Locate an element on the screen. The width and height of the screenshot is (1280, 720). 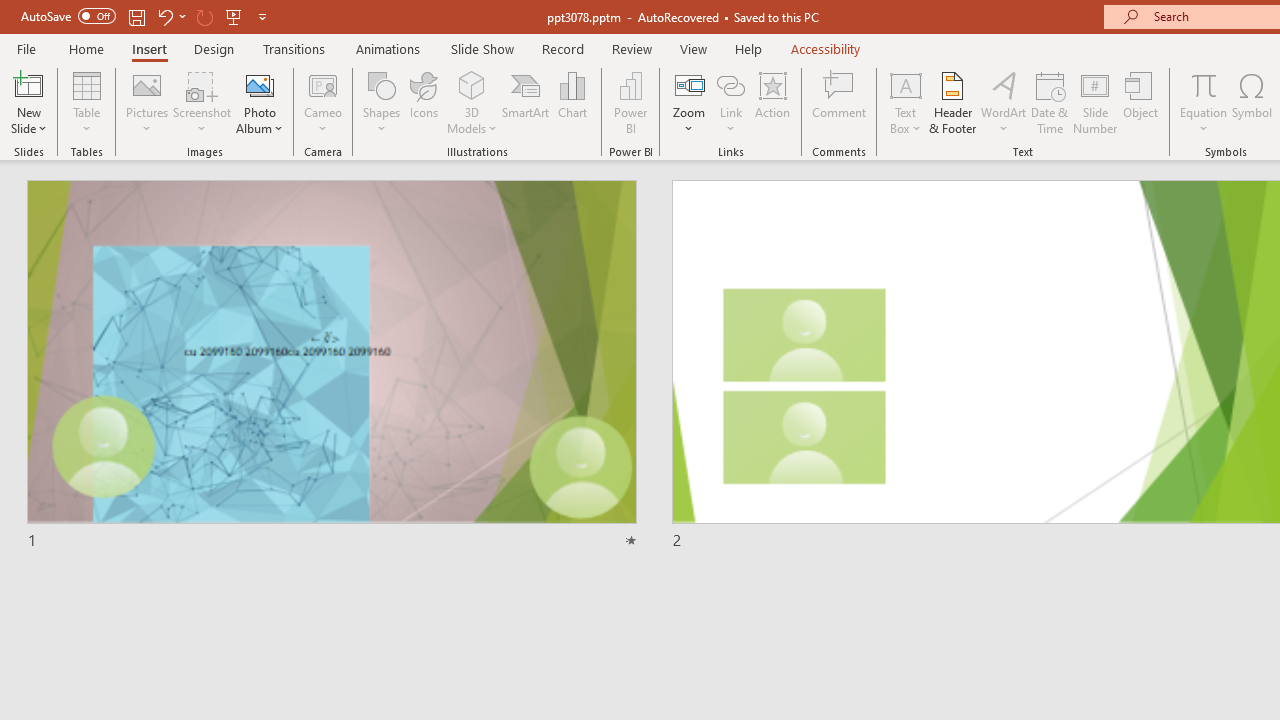
'Equation' is located at coordinates (1202, 84).